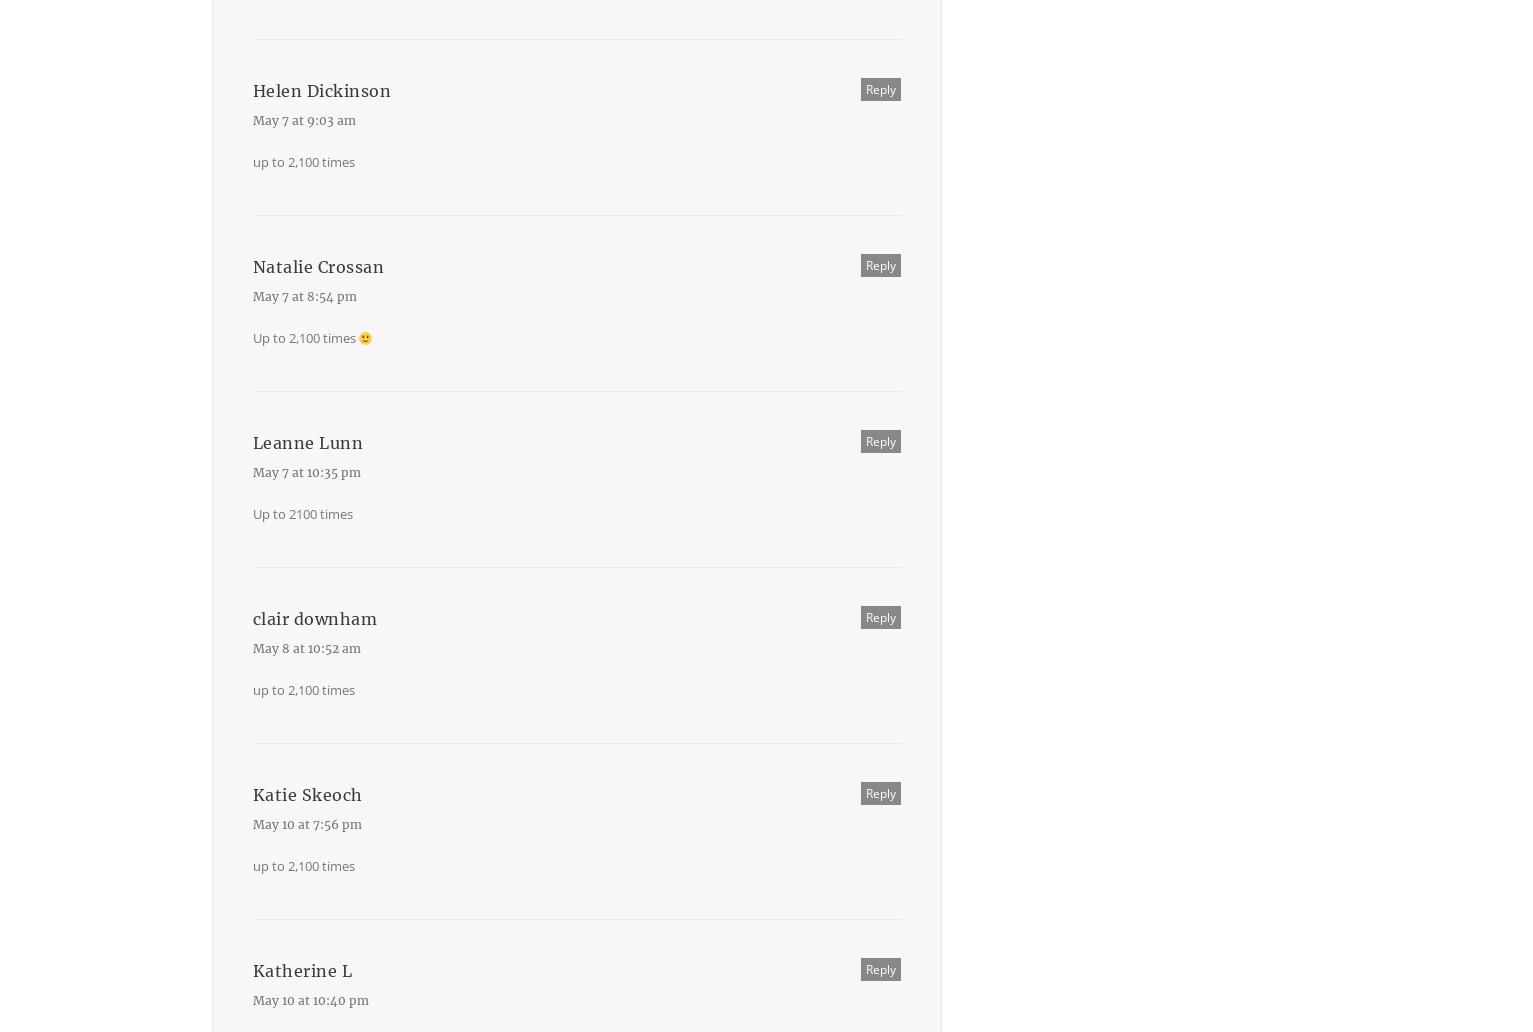  What do you see at coordinates (307, 442) in the screenshot?
I see `'Leanne Lunn'` at bounding box center [307, 442].